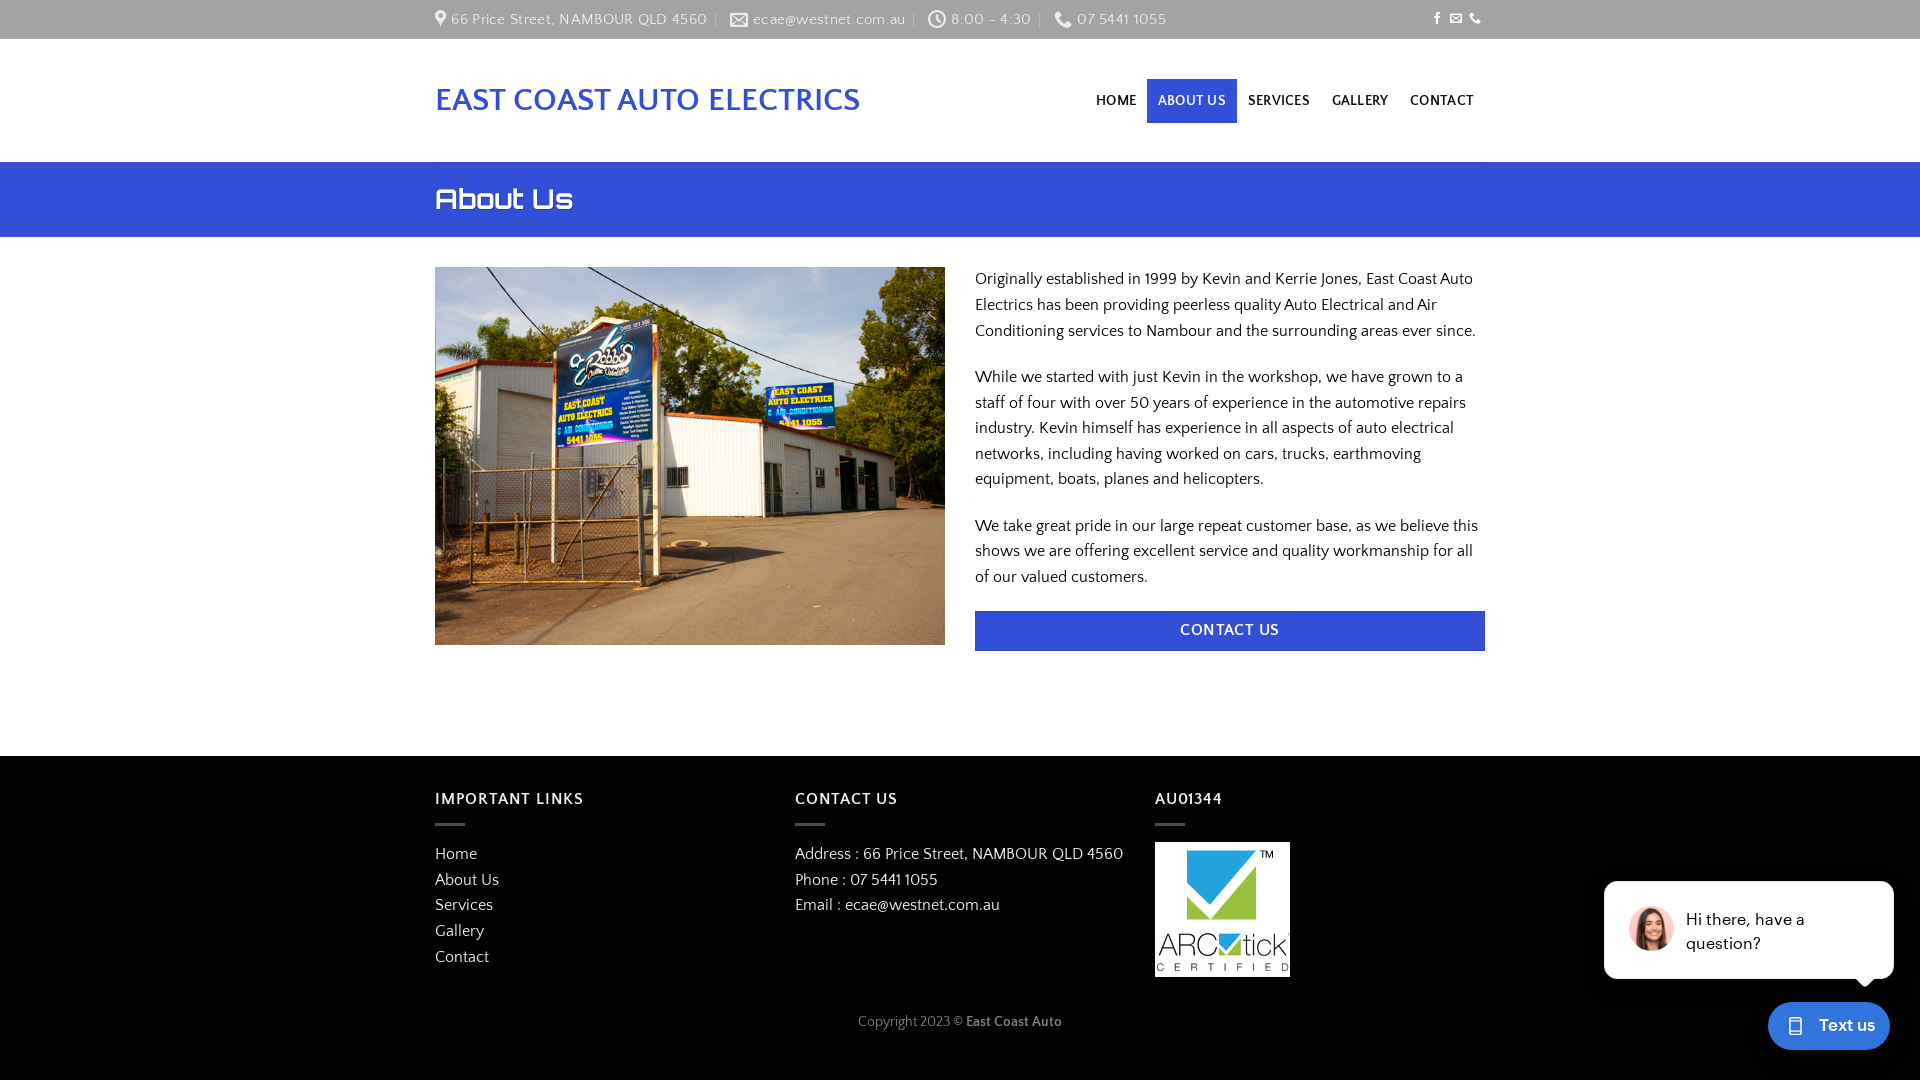 This screenshot has width=1920, height=1080. Describe the element at coordinates (1360, 100) in the screenshot. I see `'GALLERY'` at that location.